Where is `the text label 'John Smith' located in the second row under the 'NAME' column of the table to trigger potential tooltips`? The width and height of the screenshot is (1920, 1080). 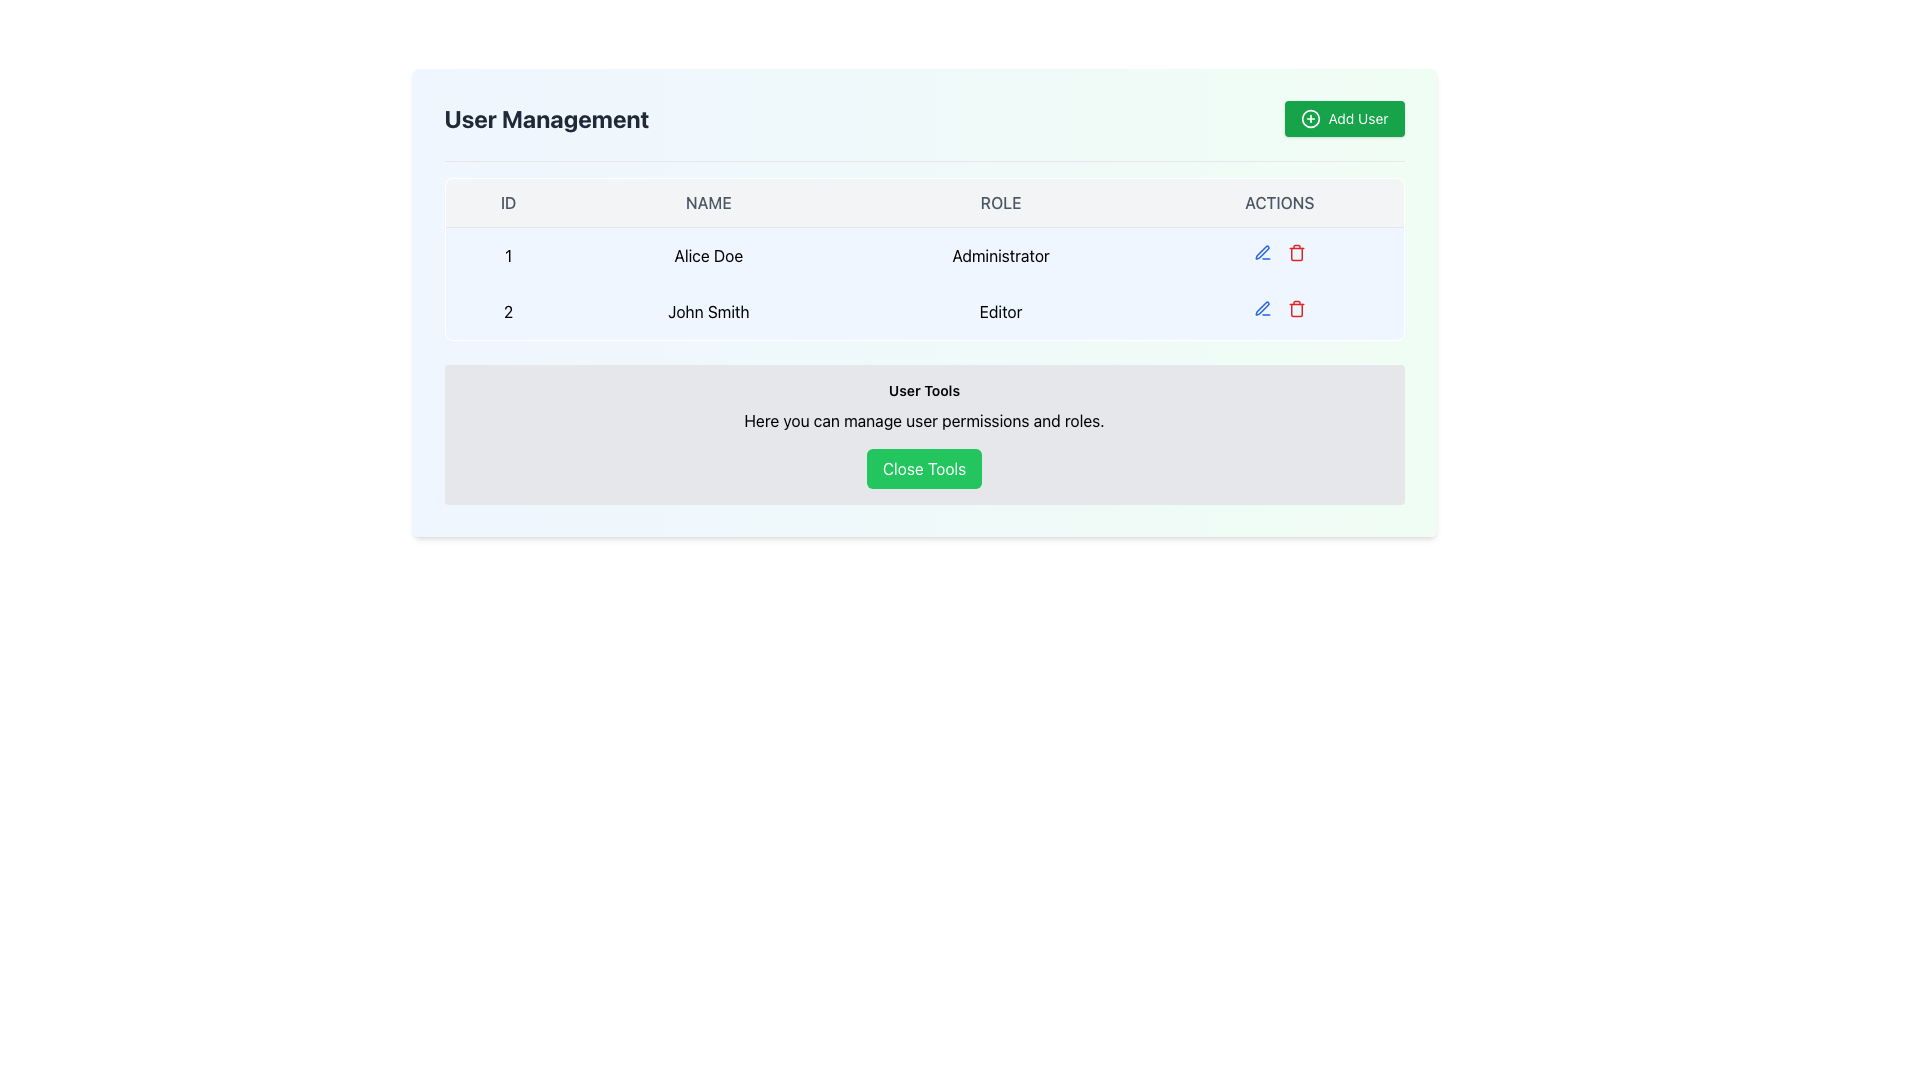 the text label 'John Smith' located in the second row under the 'NAME' column of the table to trigger potential tooltips is located at coordinates (708, 312).